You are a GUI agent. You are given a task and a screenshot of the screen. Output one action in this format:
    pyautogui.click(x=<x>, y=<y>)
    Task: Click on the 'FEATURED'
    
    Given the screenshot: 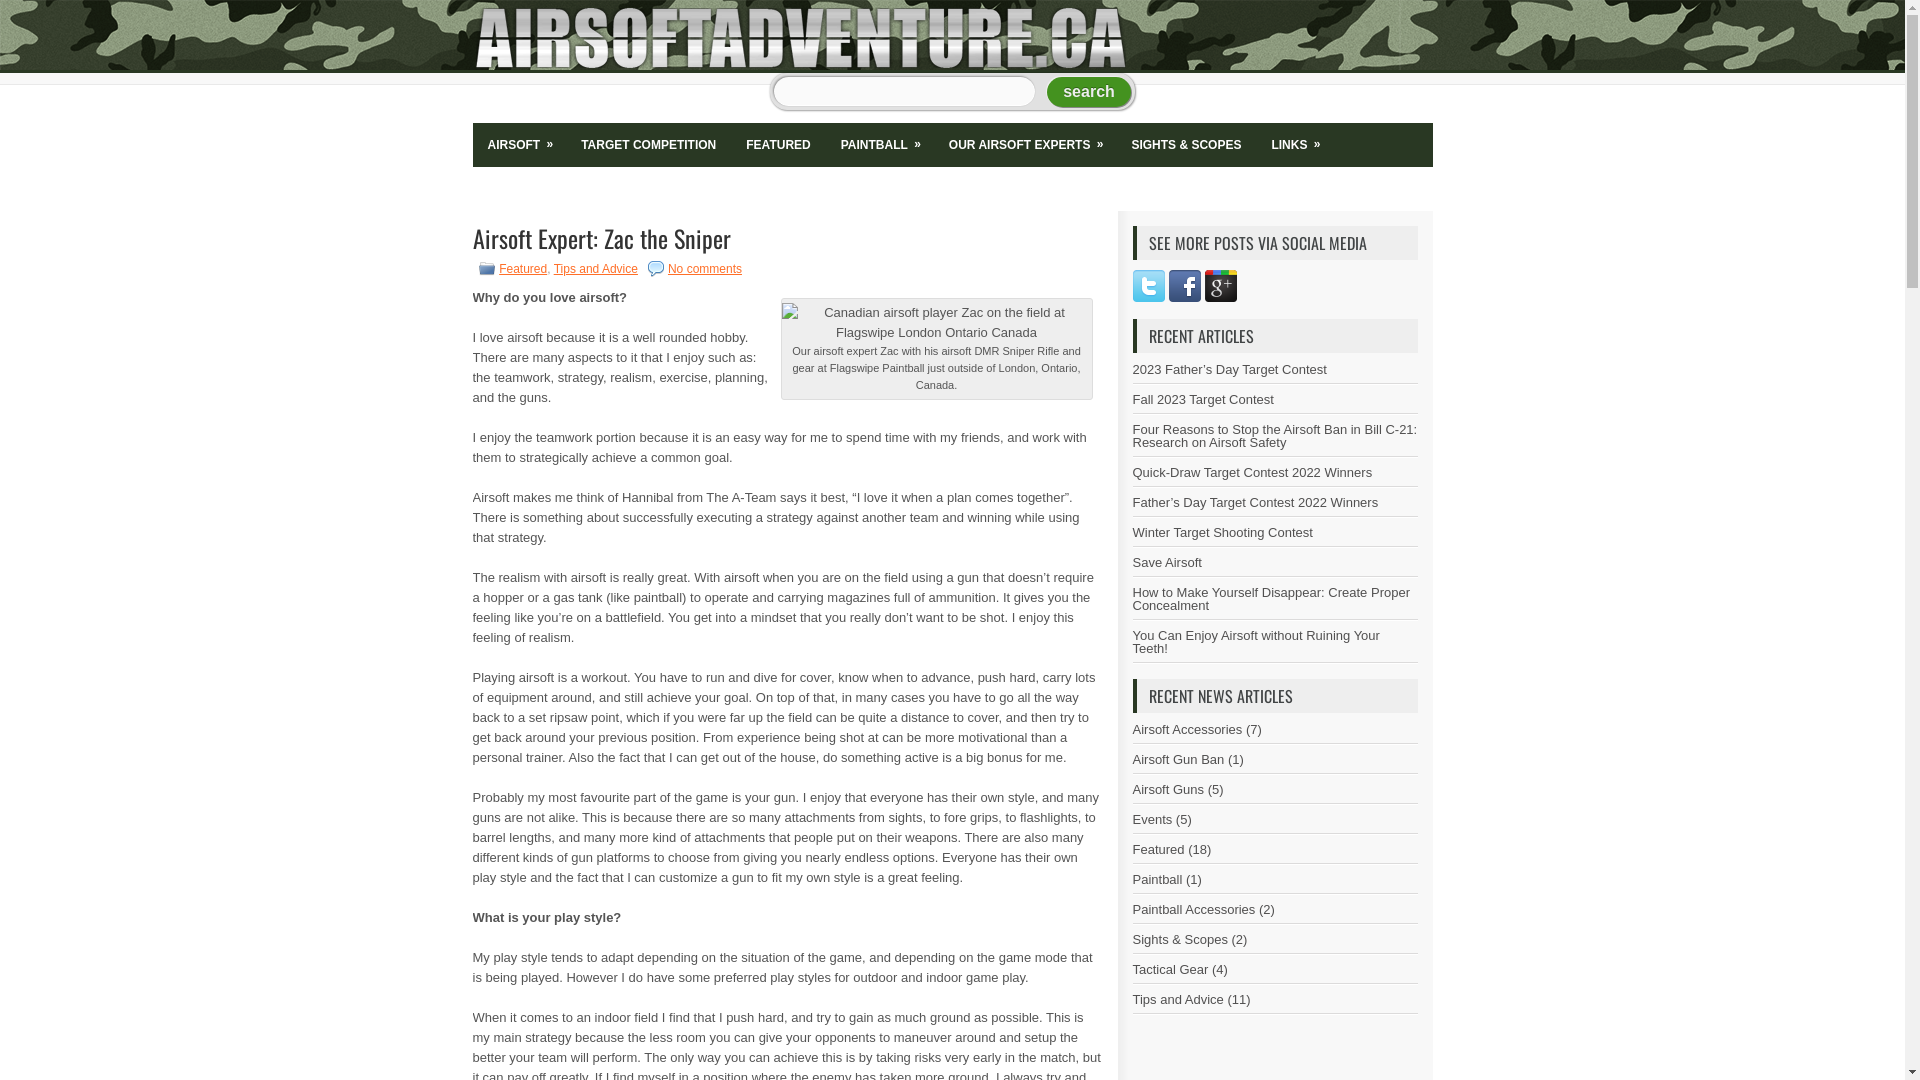 What is the action you would take?
    pyautogui.click(x=776, y=144)
    